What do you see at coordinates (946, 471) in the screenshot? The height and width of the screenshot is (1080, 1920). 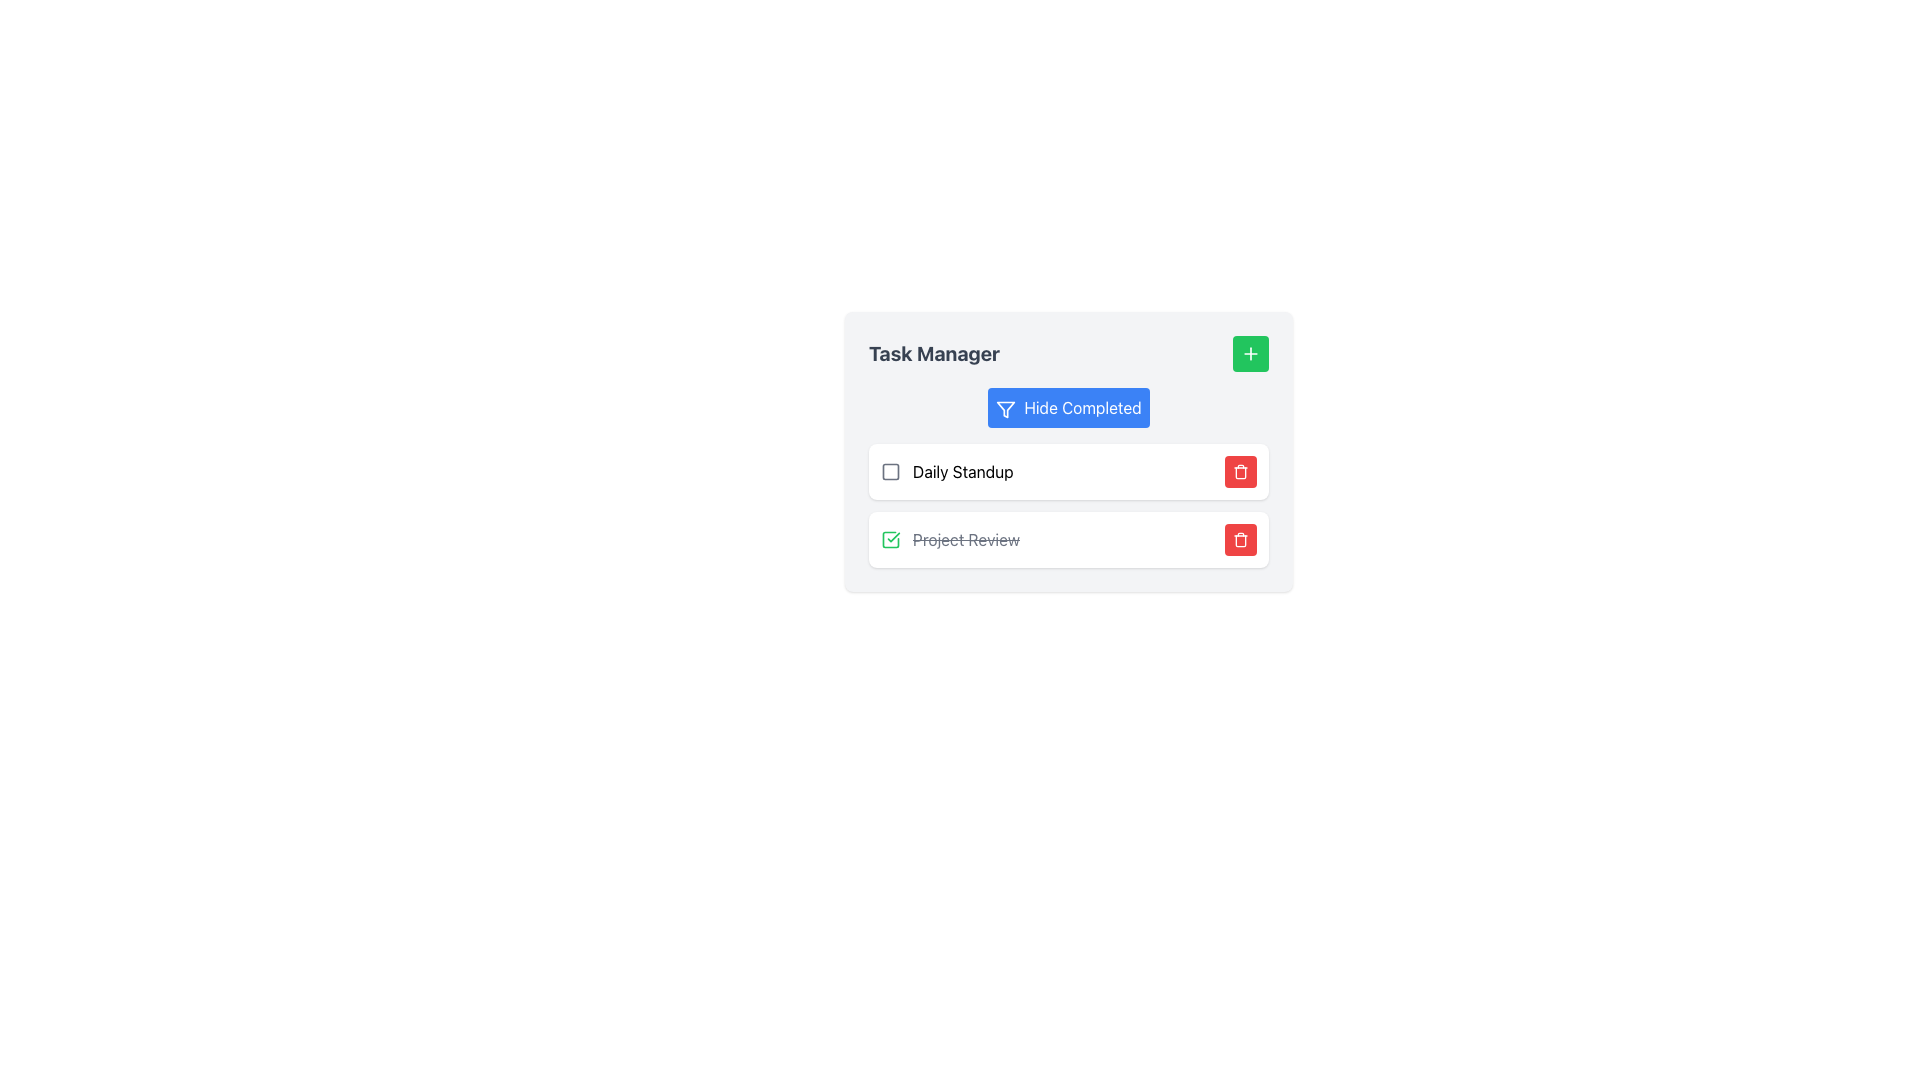 I see `the text label 'Daily Standup' to focus on the task item located below the 'Hide Completed' button and above the 'Project Review' task item` at bounding box center [946, 471].